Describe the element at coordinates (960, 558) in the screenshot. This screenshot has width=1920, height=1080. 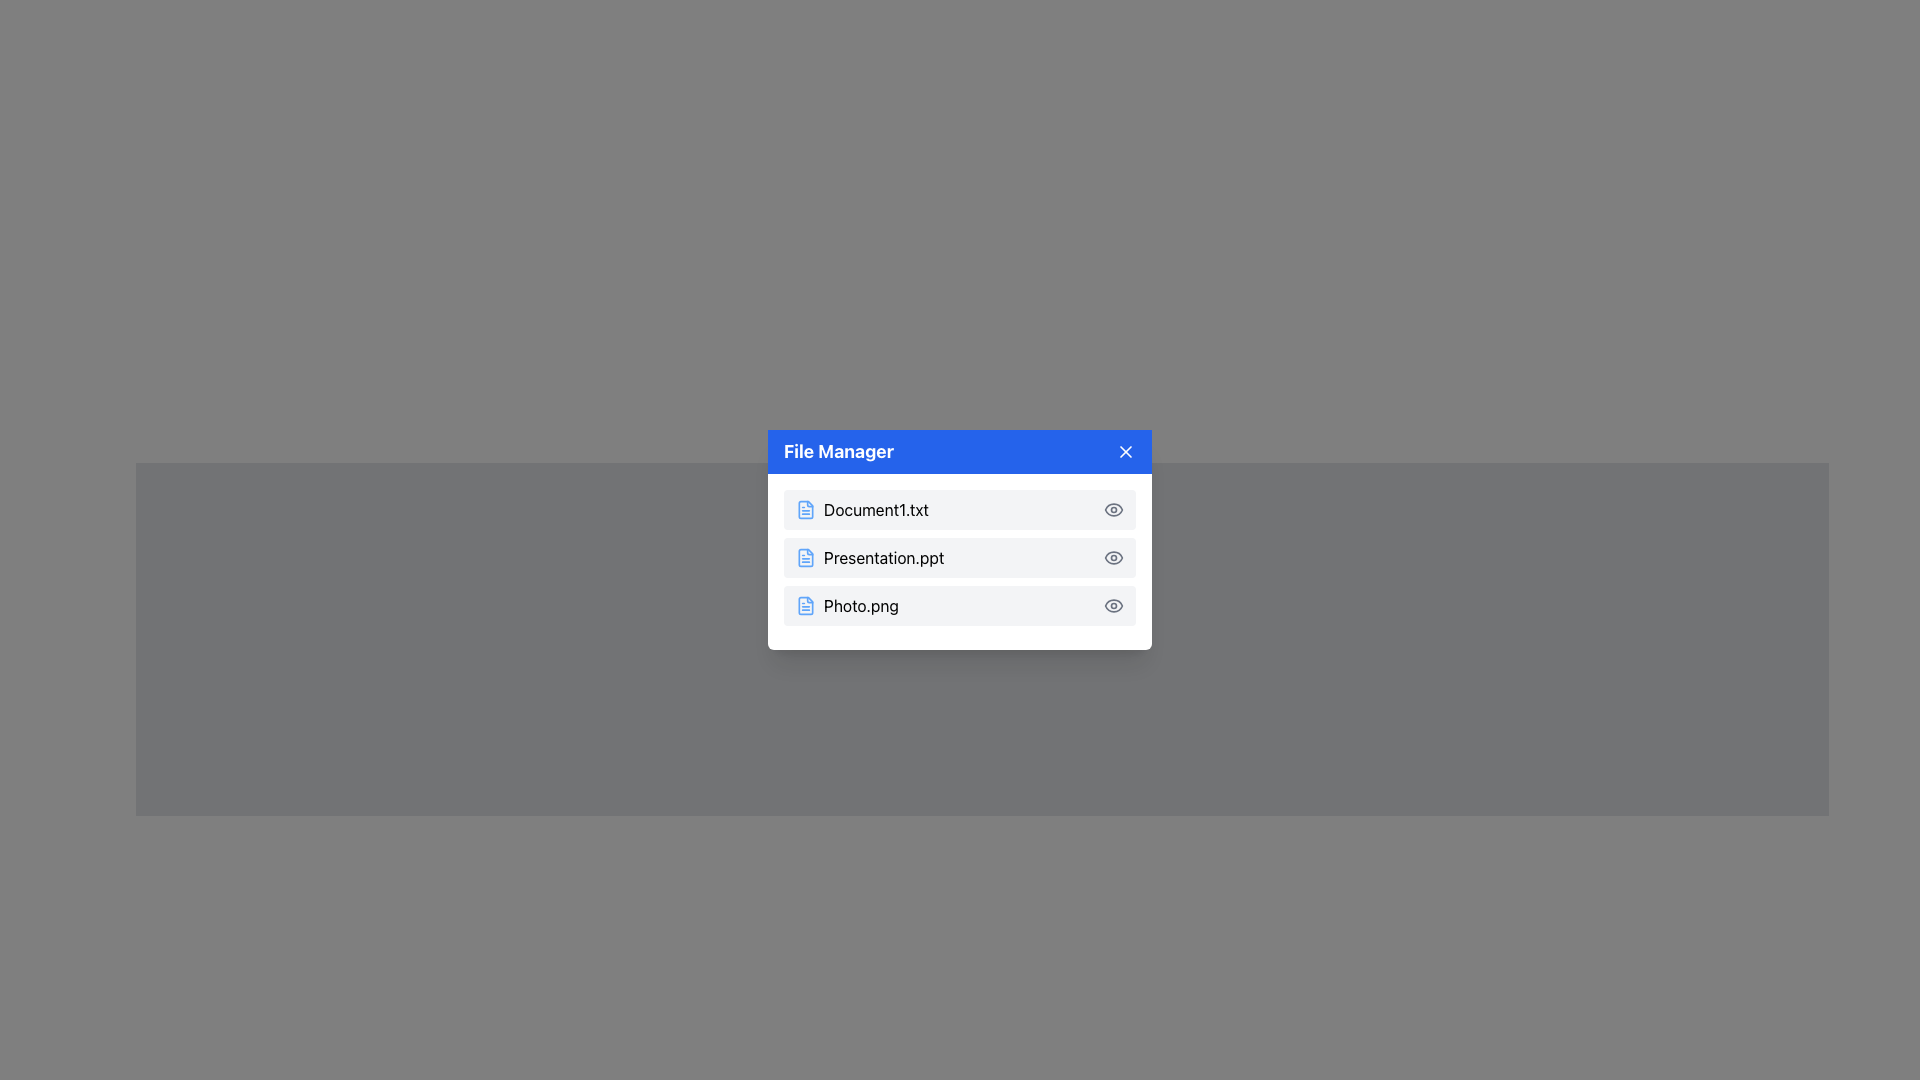
I see `to select the file named 'Presentation.ppt' in the File Manager, which is the second item in the vertical list` at that location.